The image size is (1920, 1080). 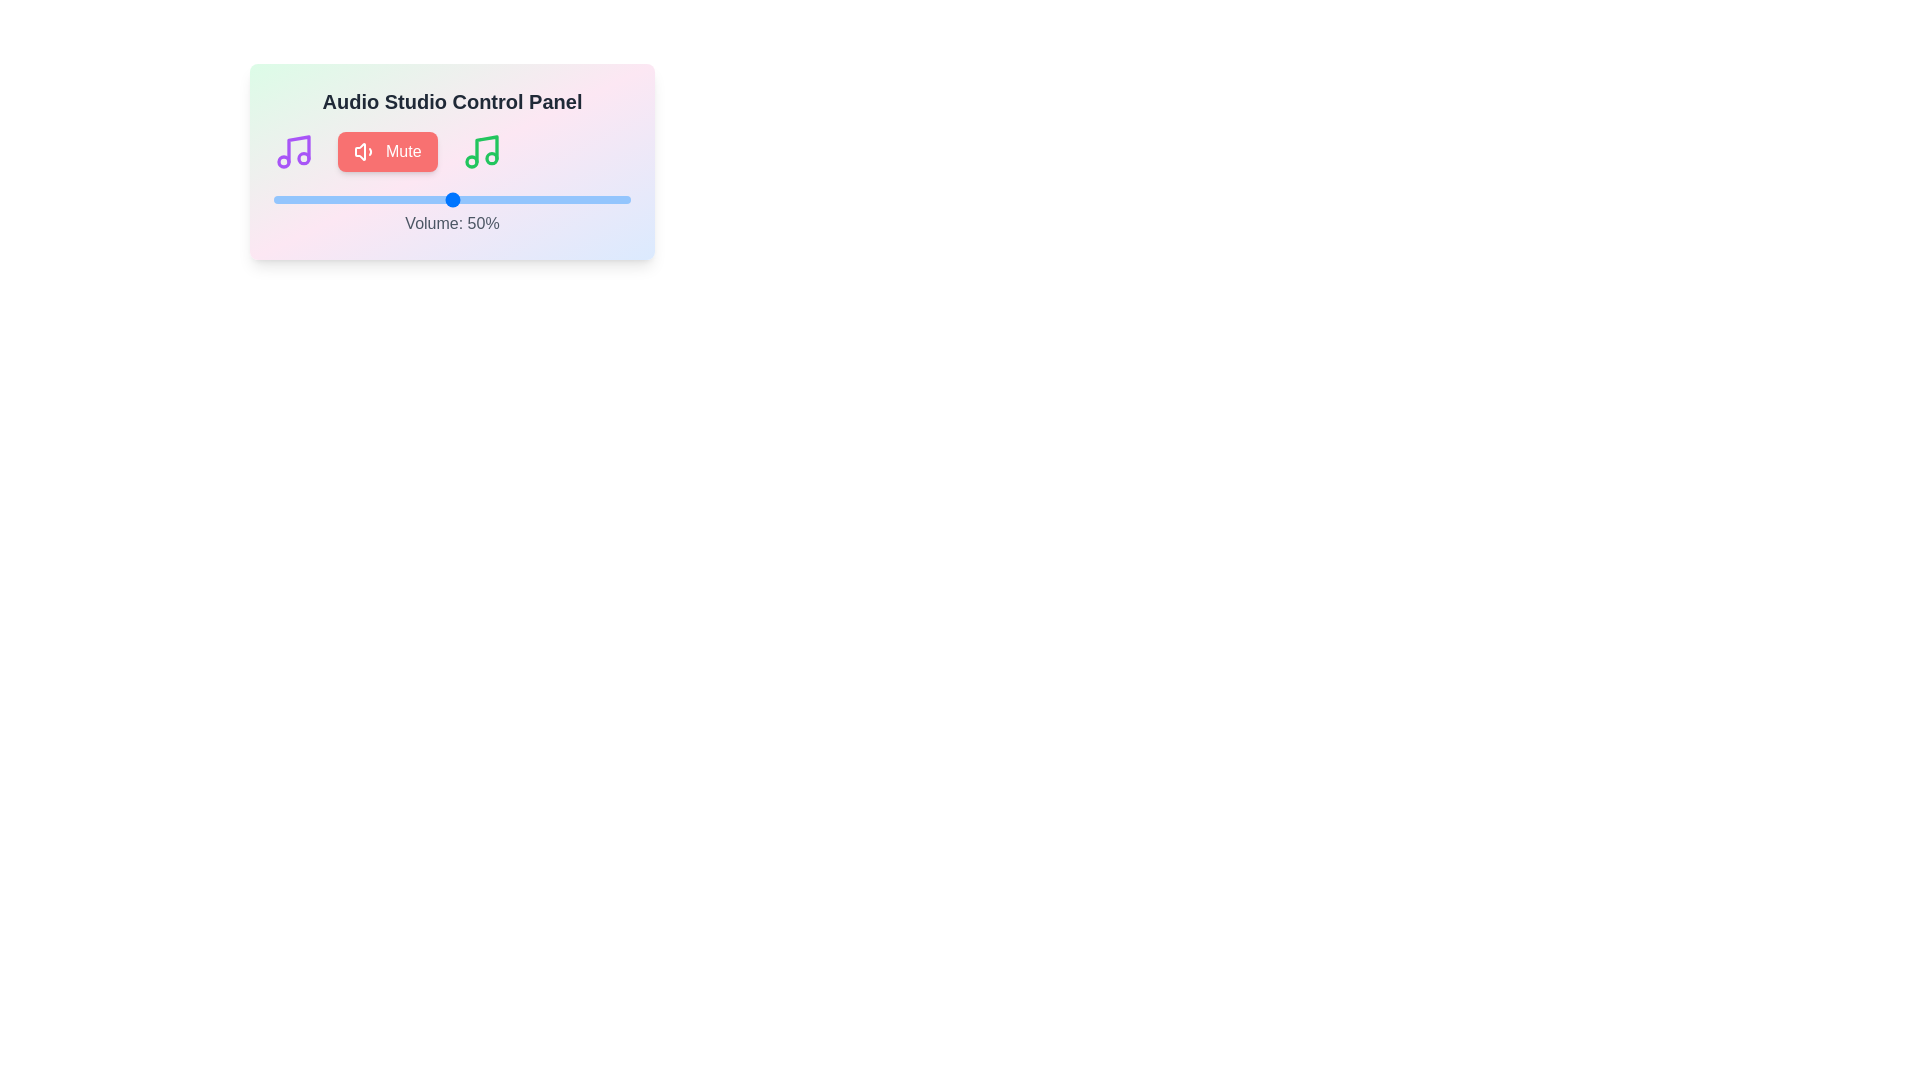 What do you see at coordinates (601, 200) in the screenshot?
I see `the volume slider to set the volume to 92%` at bounding box center [601, 200].